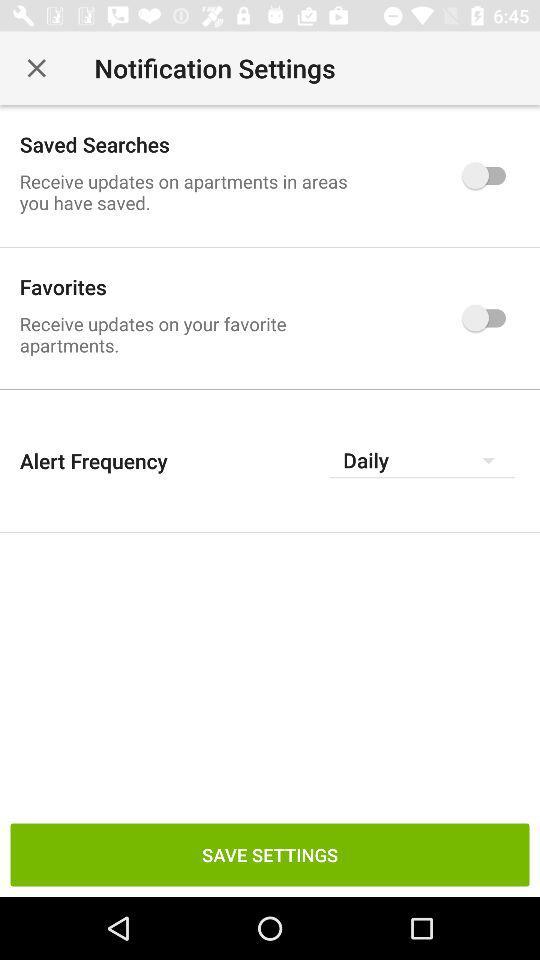 This screenshot has width=540, height=960. What do you see at coordinates (488, 317) in the screenshot?
I see `the switch which is right to text favorites` at bounding box center [488, 317].